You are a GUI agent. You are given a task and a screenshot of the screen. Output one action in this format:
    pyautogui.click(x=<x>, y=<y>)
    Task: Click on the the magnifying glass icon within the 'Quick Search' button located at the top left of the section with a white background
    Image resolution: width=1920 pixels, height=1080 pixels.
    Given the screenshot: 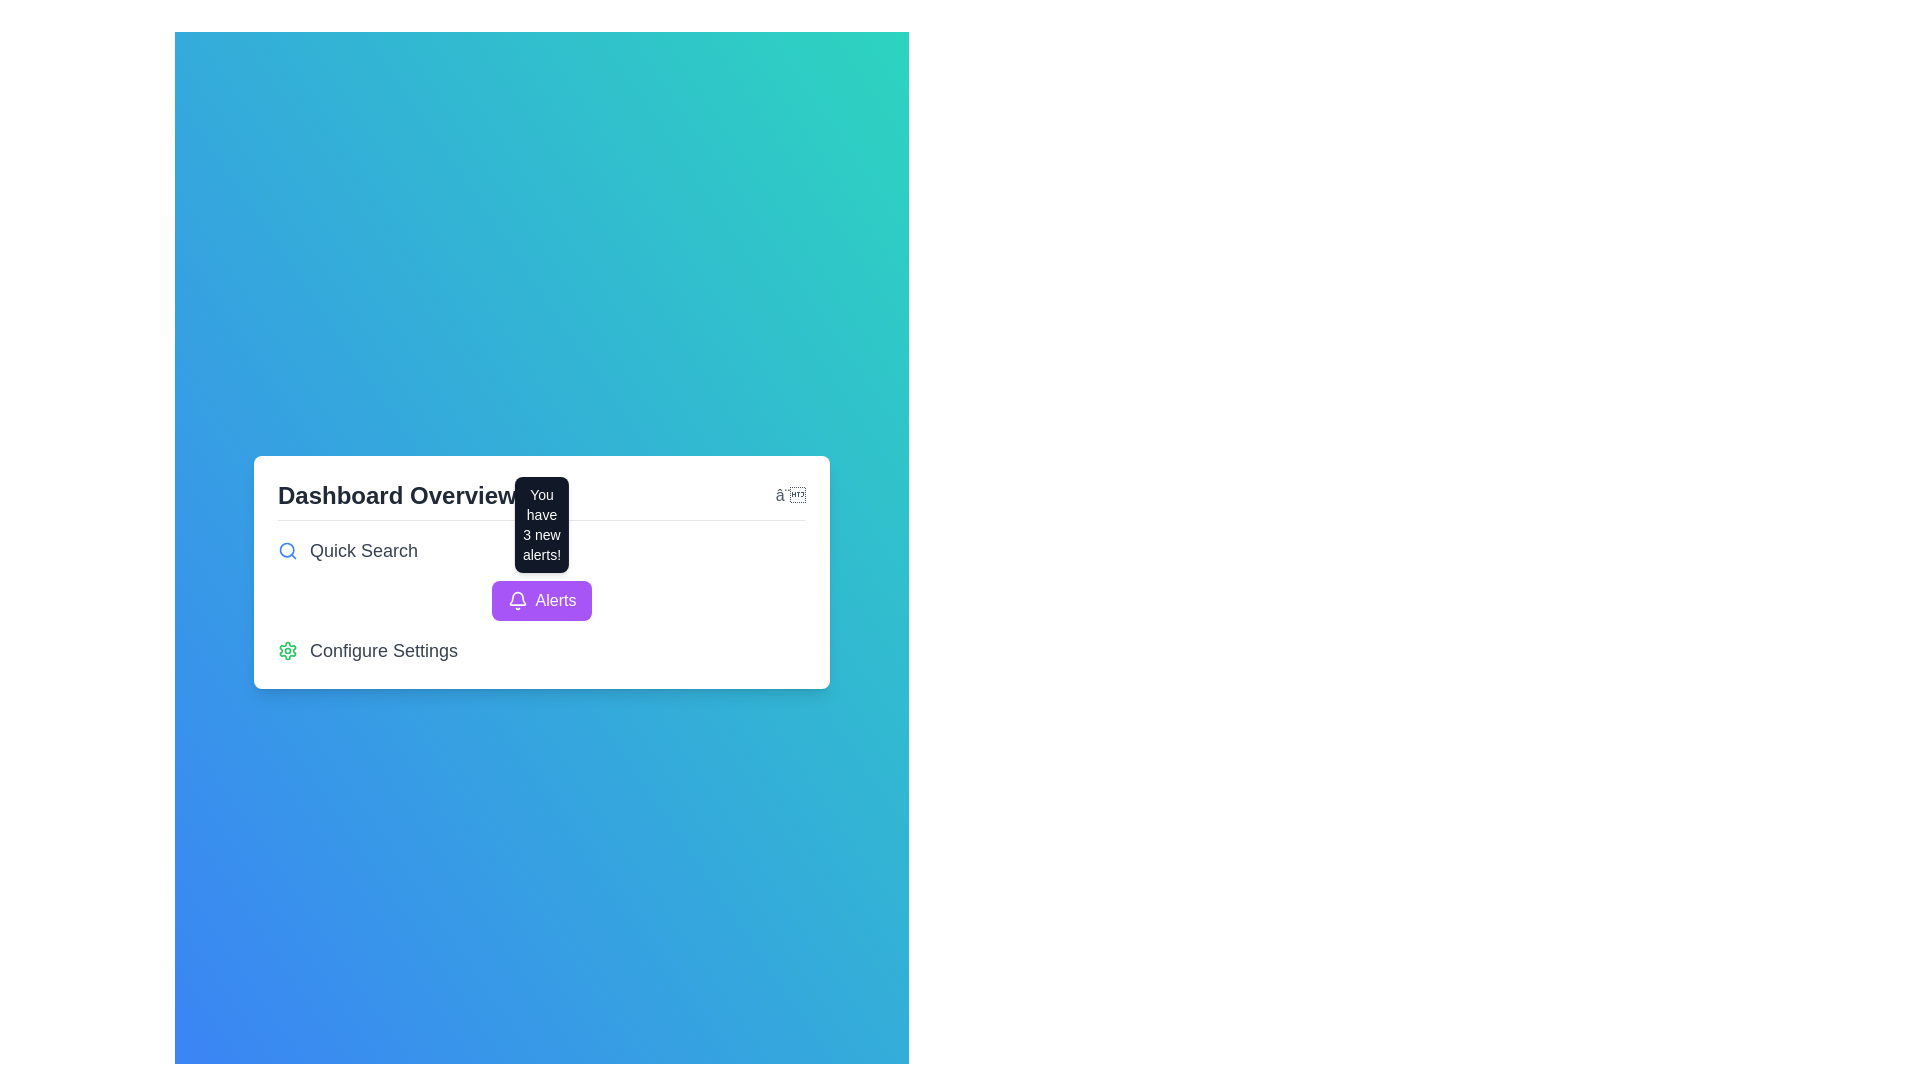 What is the action you would take?
    pyautogui.click(x=286, y=549)
    